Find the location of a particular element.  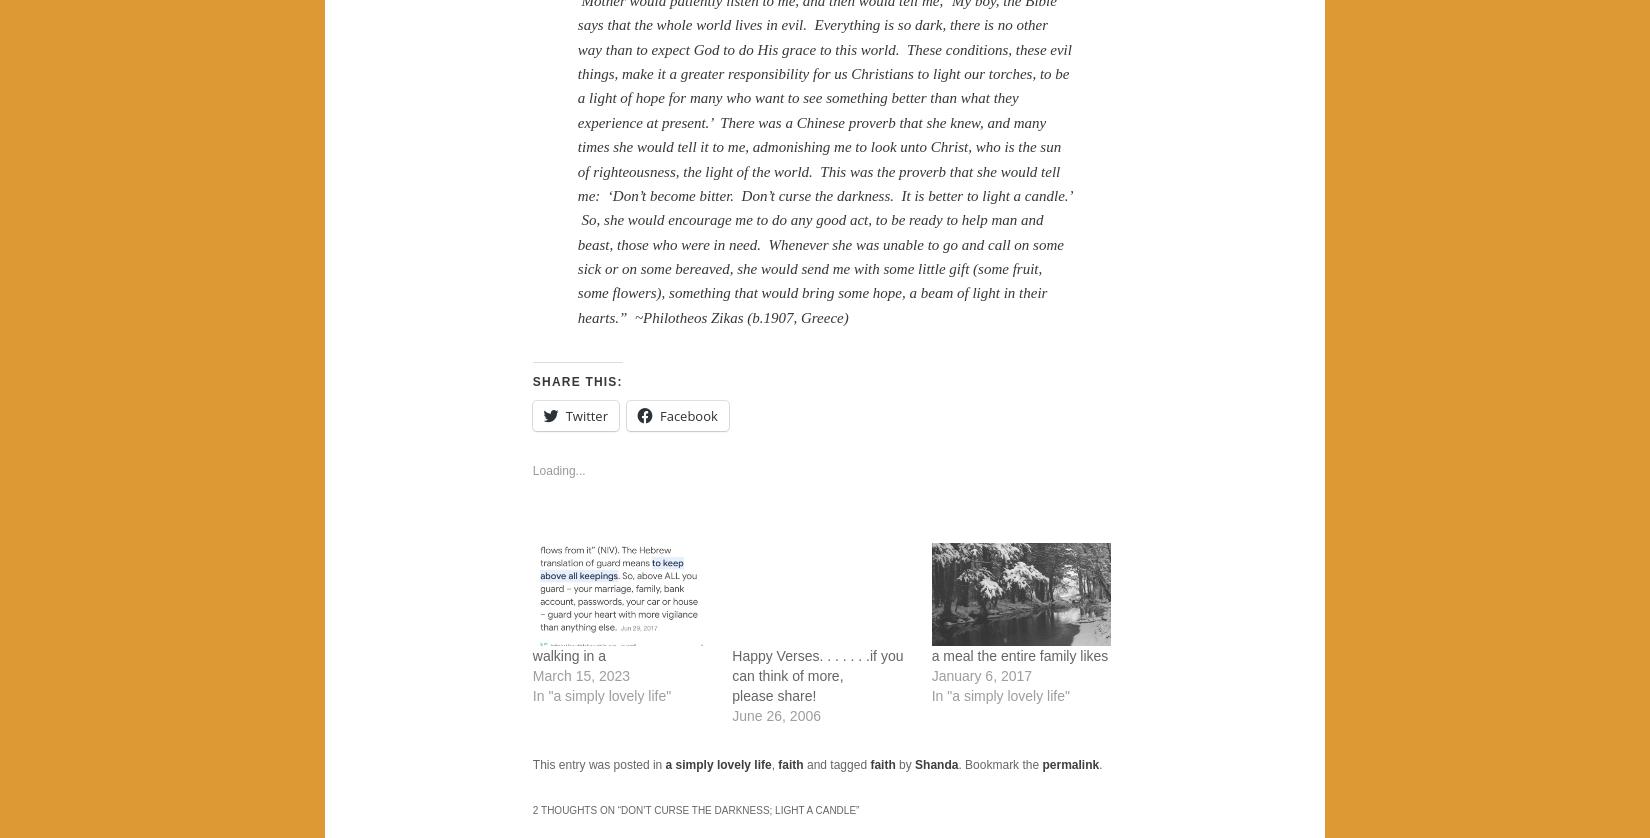

'Share this:' is located at coordinates (530, 380).